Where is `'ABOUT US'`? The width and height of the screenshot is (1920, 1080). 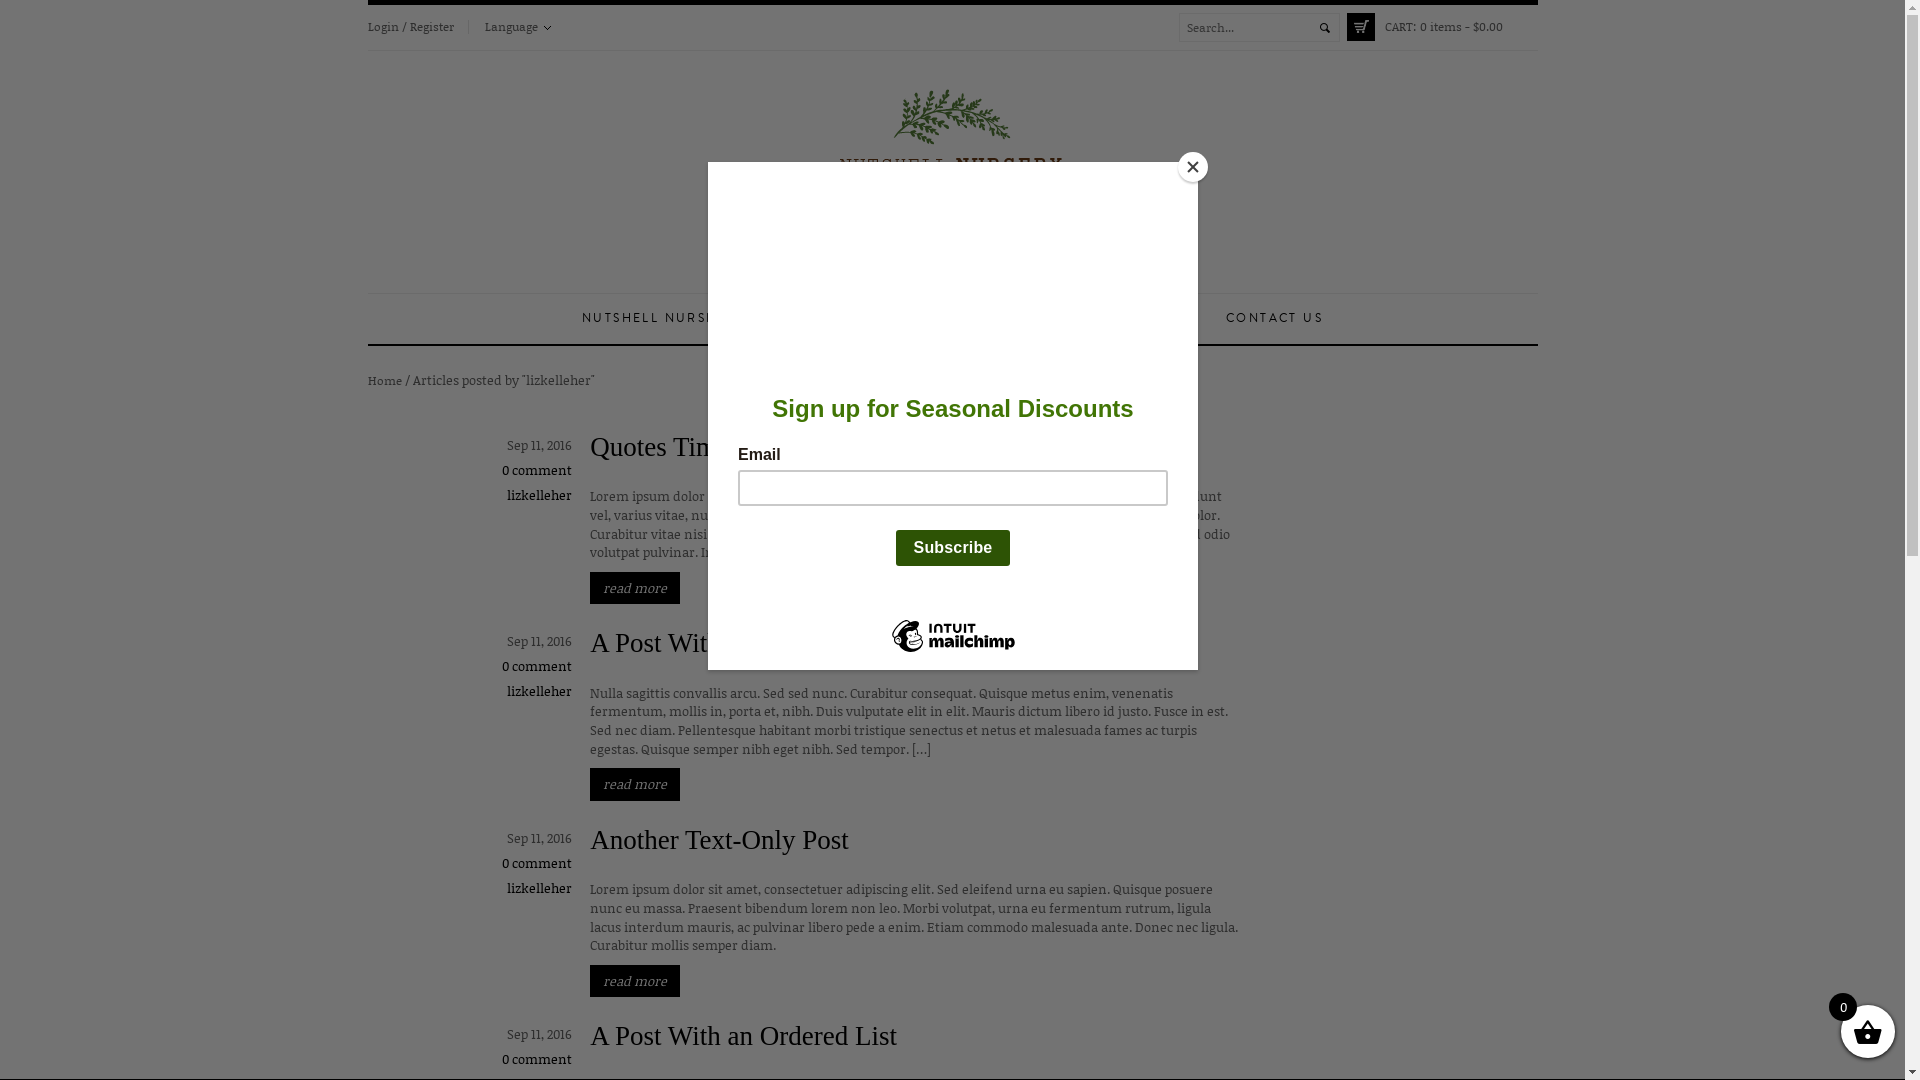
'ABOUT US' is located at coordinates (811, 318).